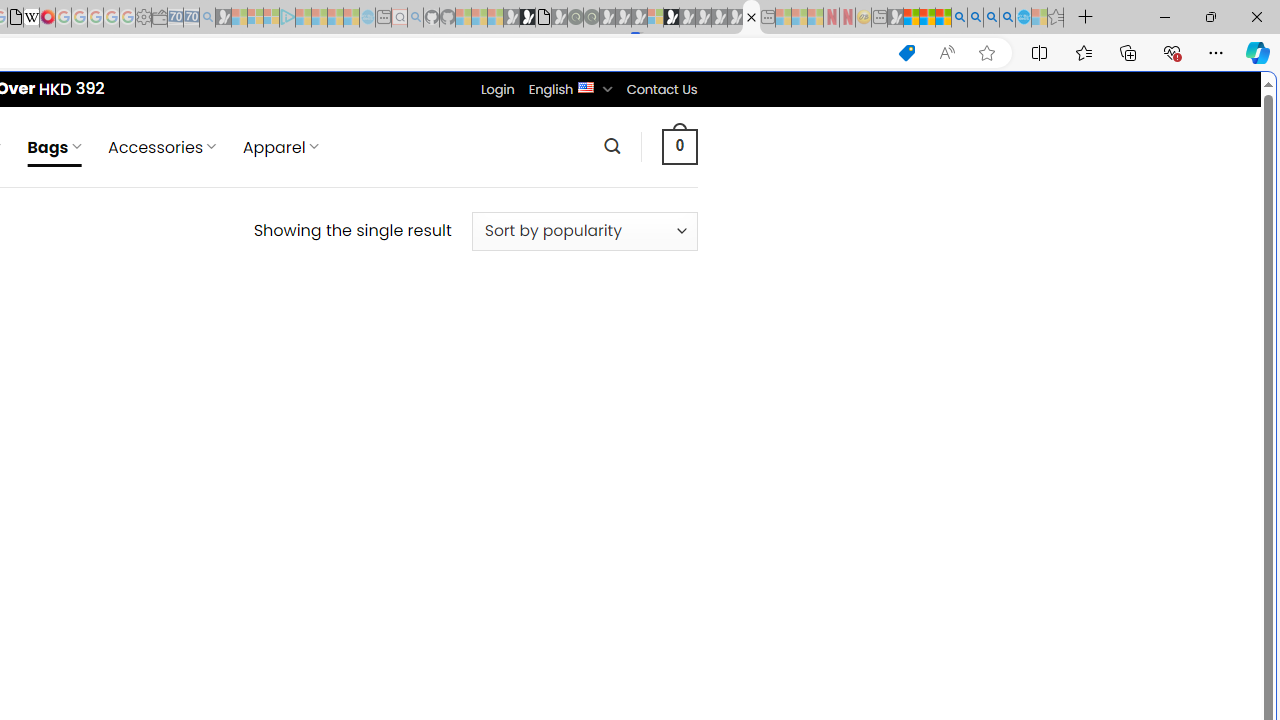 This screenshot has height=720, width=1280. I want to click on 'Sign in to your account - Sleeping', so click(655, 17).